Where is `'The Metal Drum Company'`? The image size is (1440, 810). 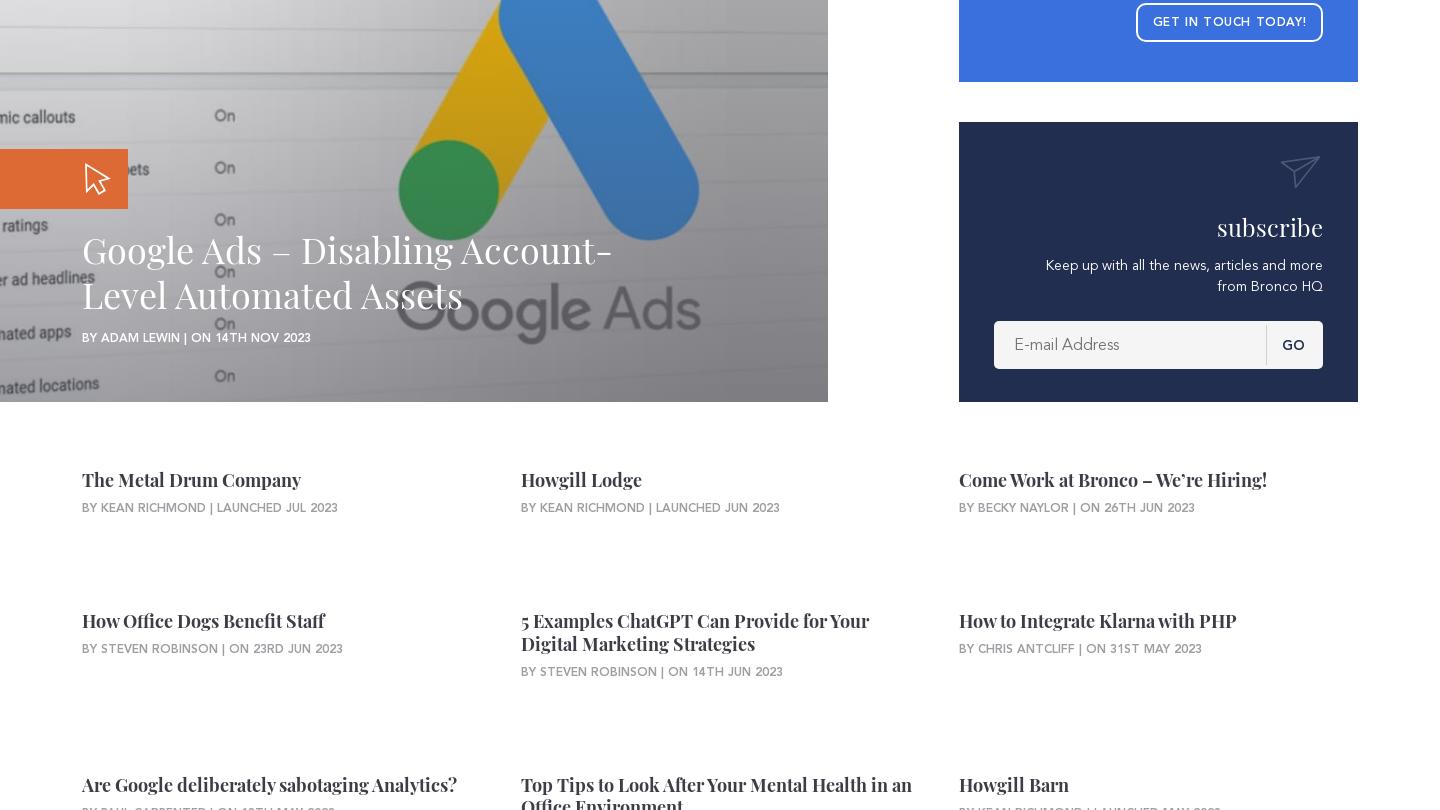
'The Metal Drum Company' is located at coordinates (190, 480).